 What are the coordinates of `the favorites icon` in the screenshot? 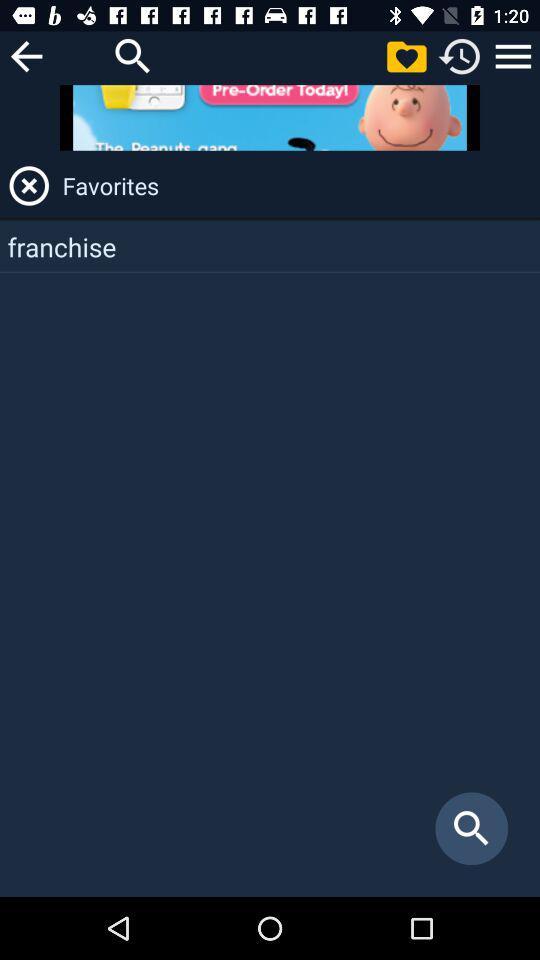 It's located at (297, 185).